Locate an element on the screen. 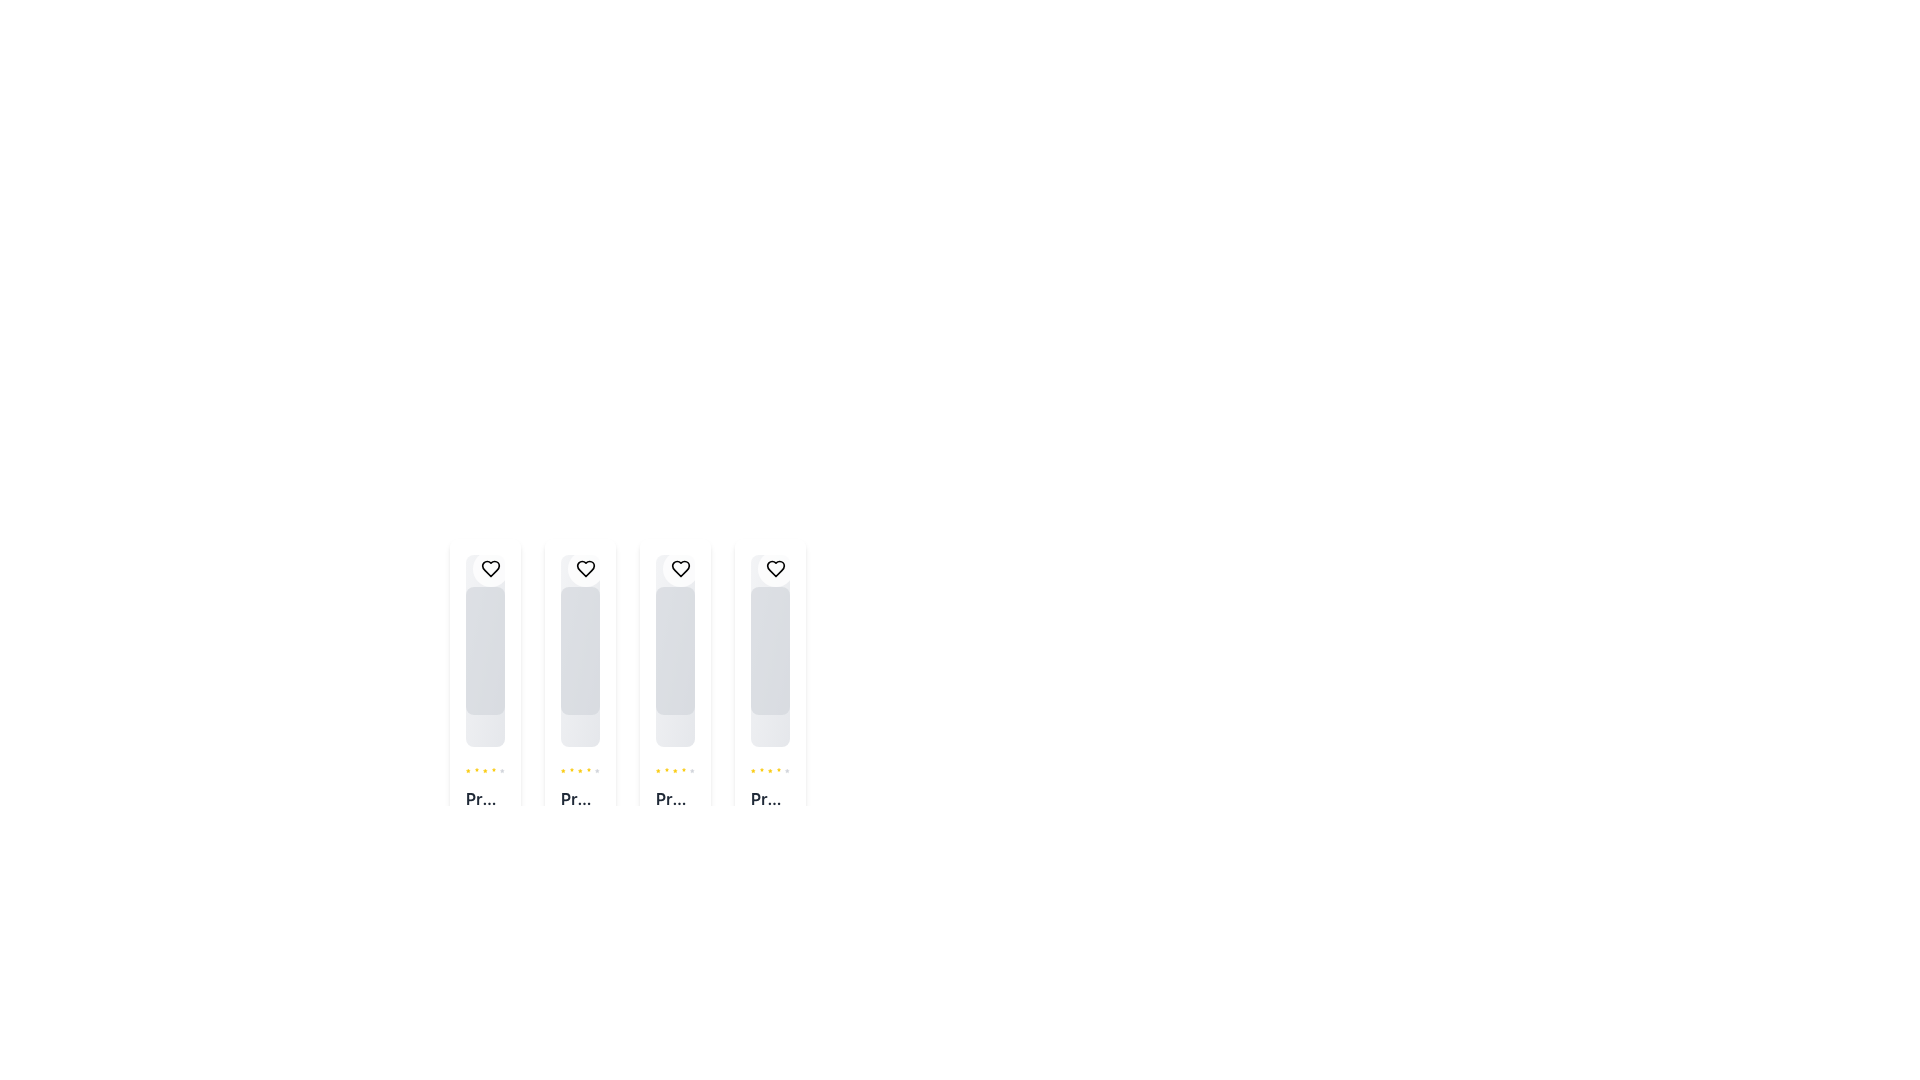  the product name text displayed in the fourth product card, located below the ratings and above the category text, to focus on this element is located at coordinates (769, 797).